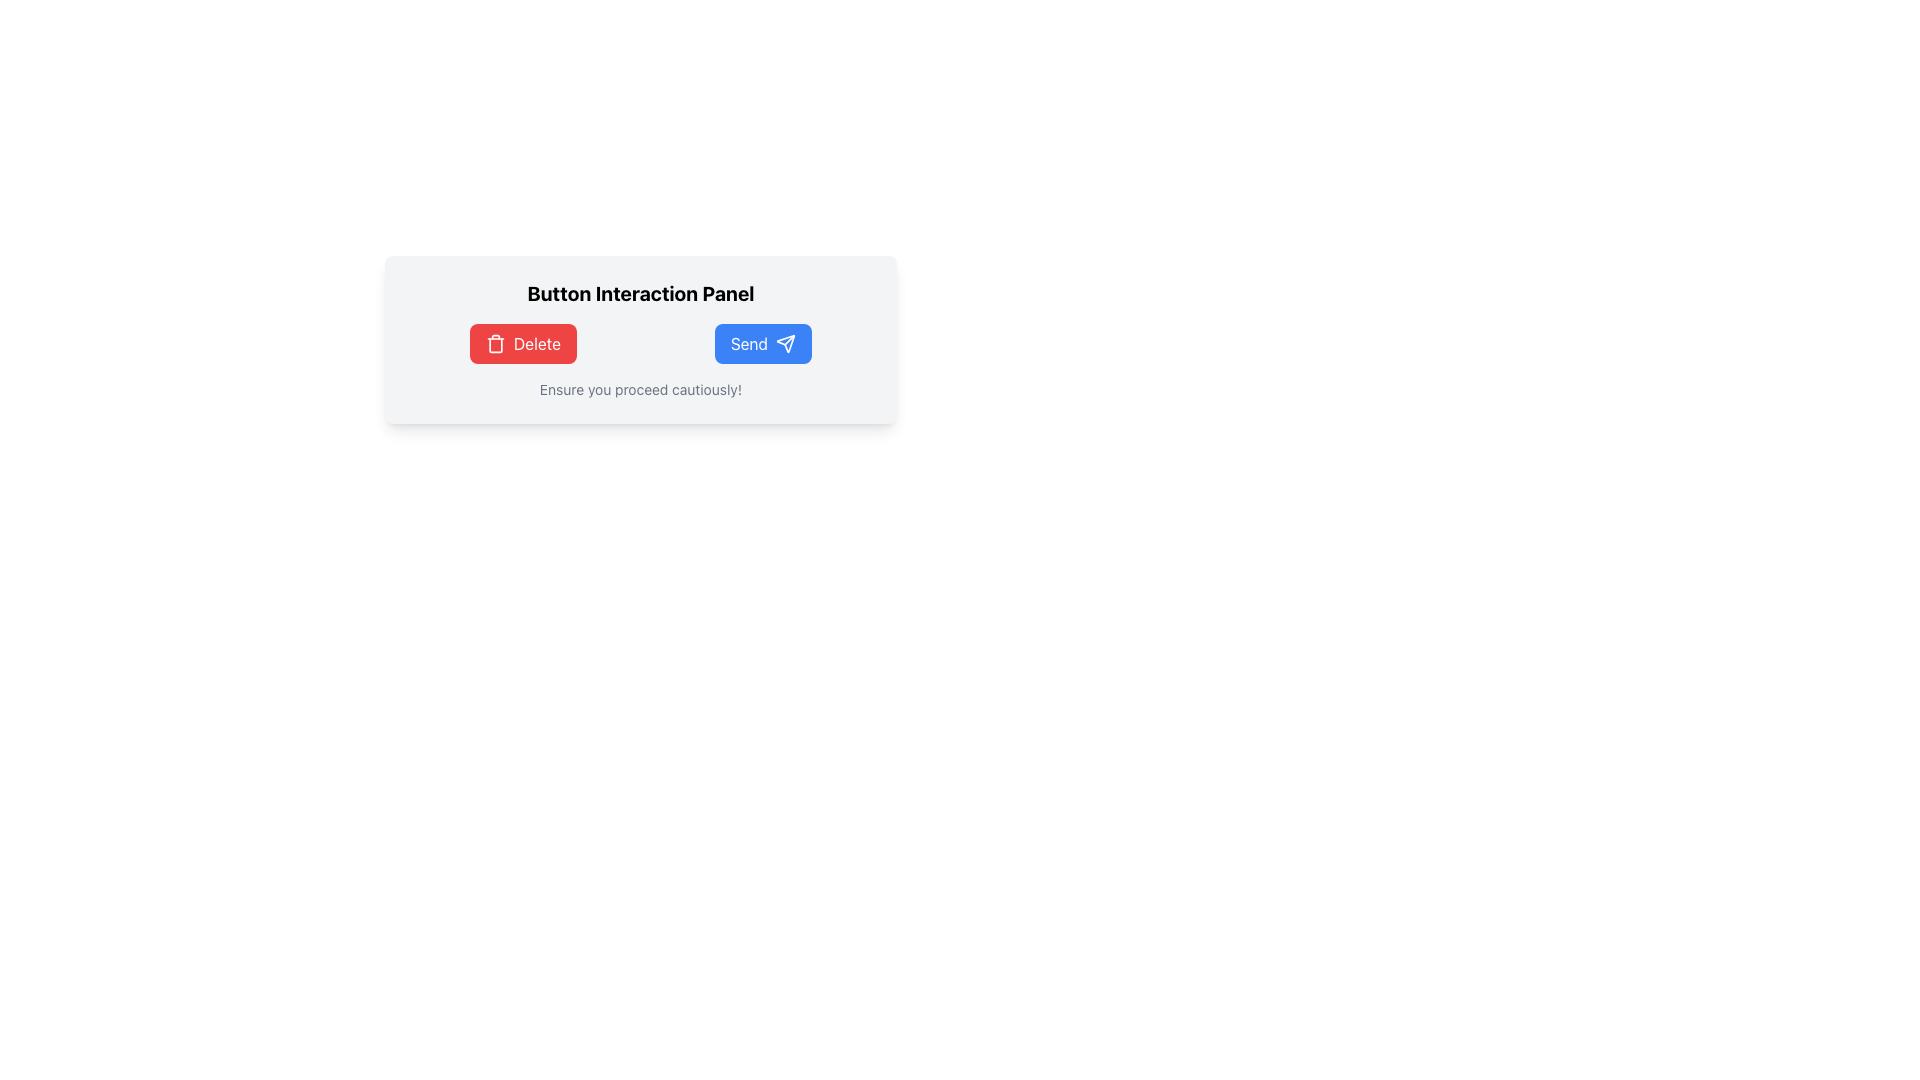 This screenshot has height=1080, width=1920. I want to click on the cautionary Text Label located at the bottom of the 'Button Interaction Panel', which is directly below the 'Delete' and 'Send' buttons, so click(641, 389).